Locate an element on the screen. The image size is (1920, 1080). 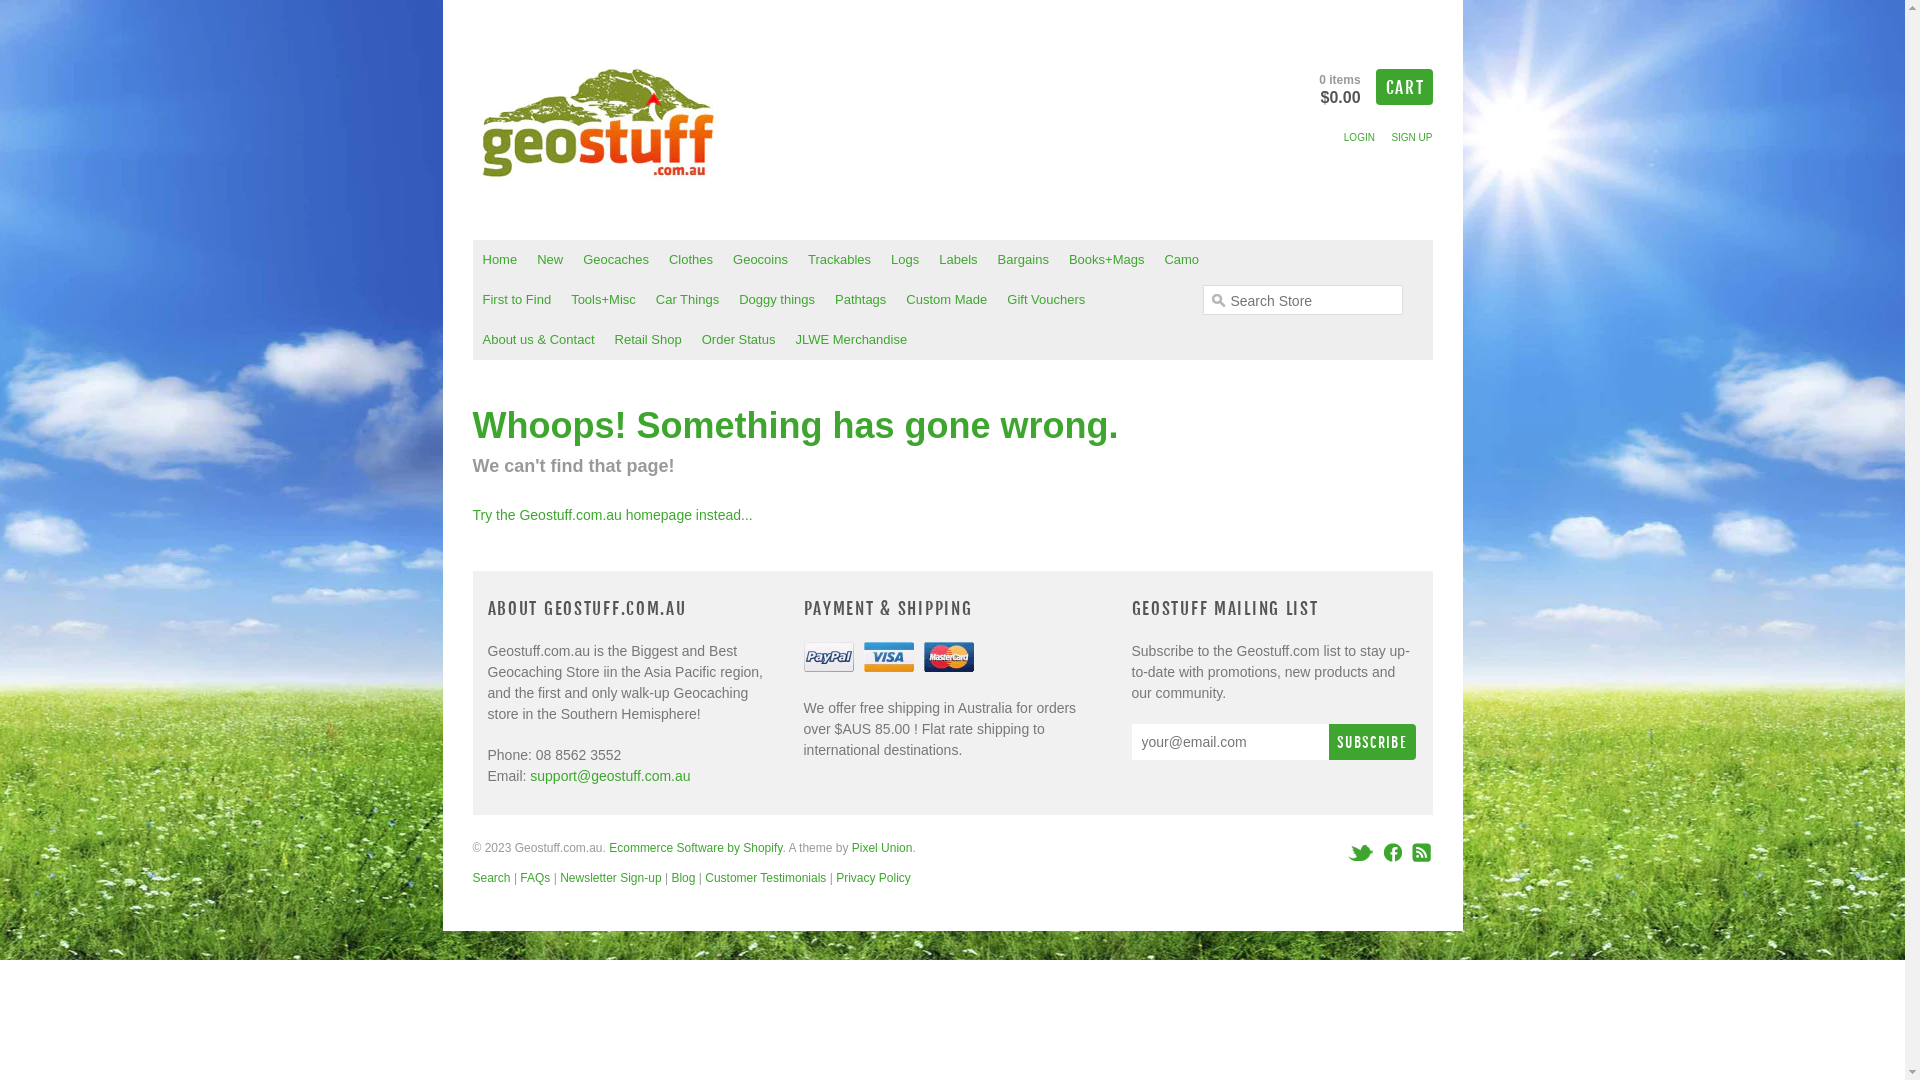
'Trackables' is located at coordinates (796, 258).